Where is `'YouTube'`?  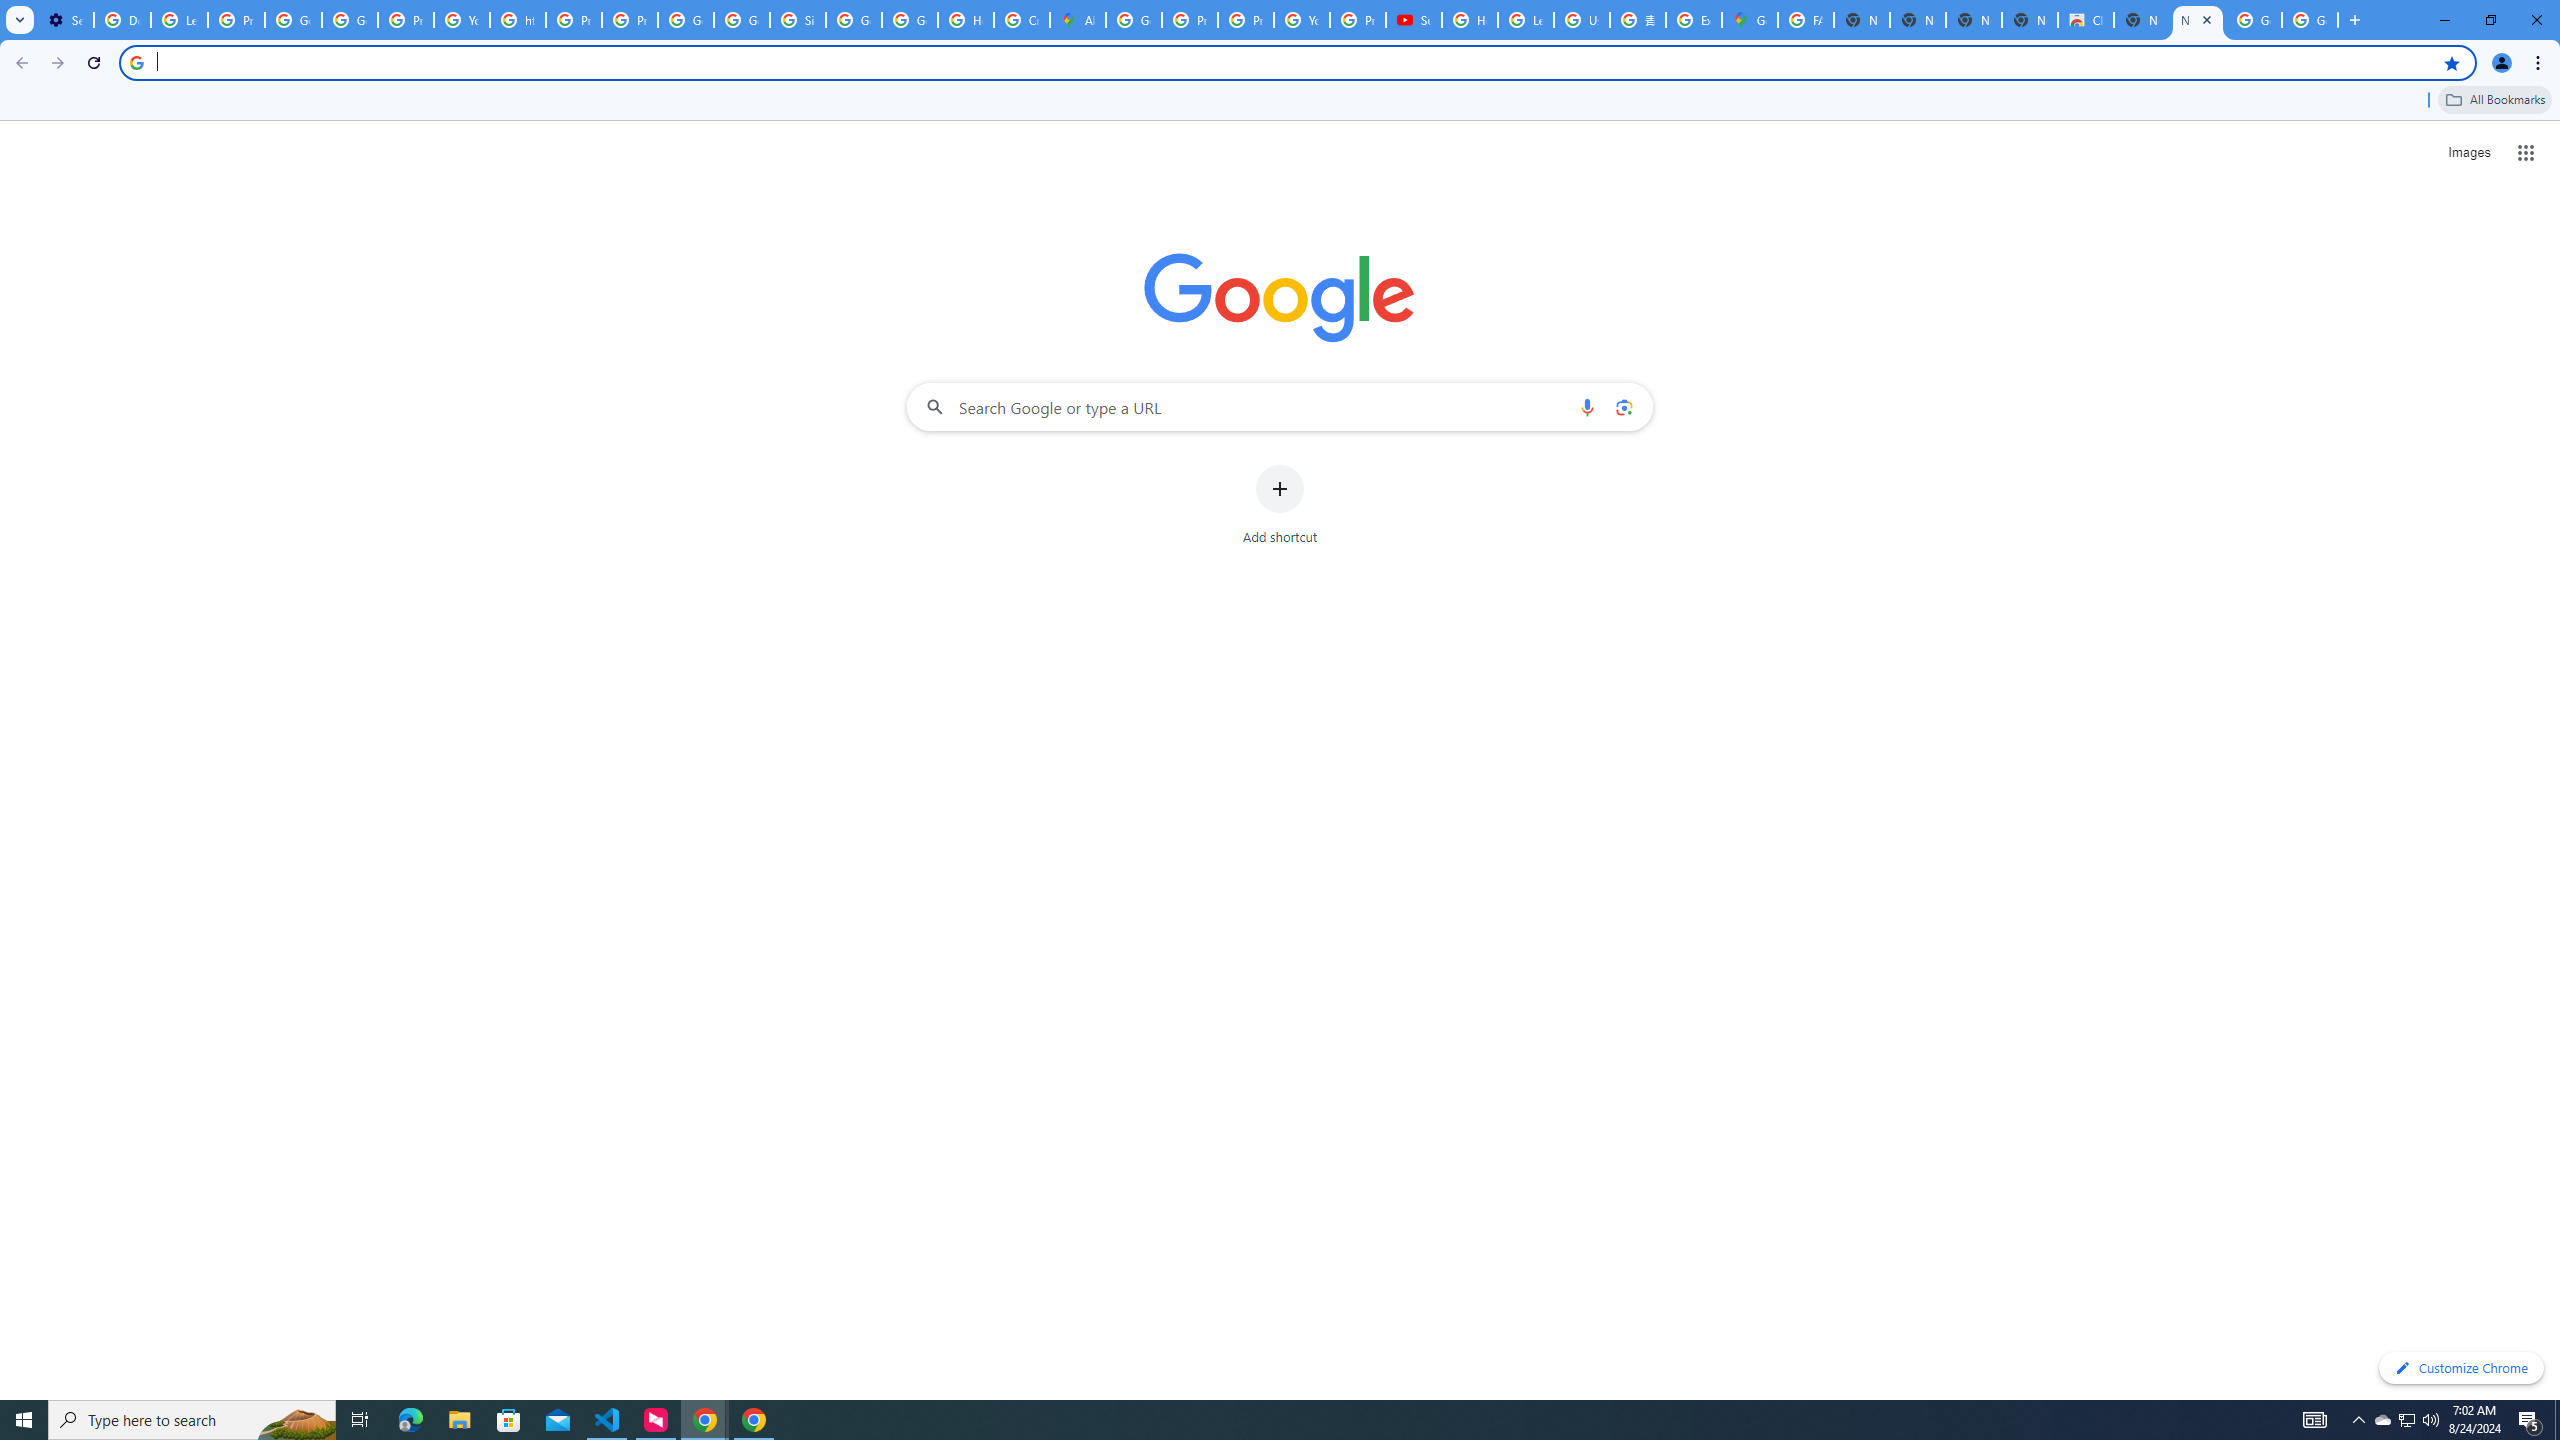 'YouTube' is located at coordinates (461, 19).